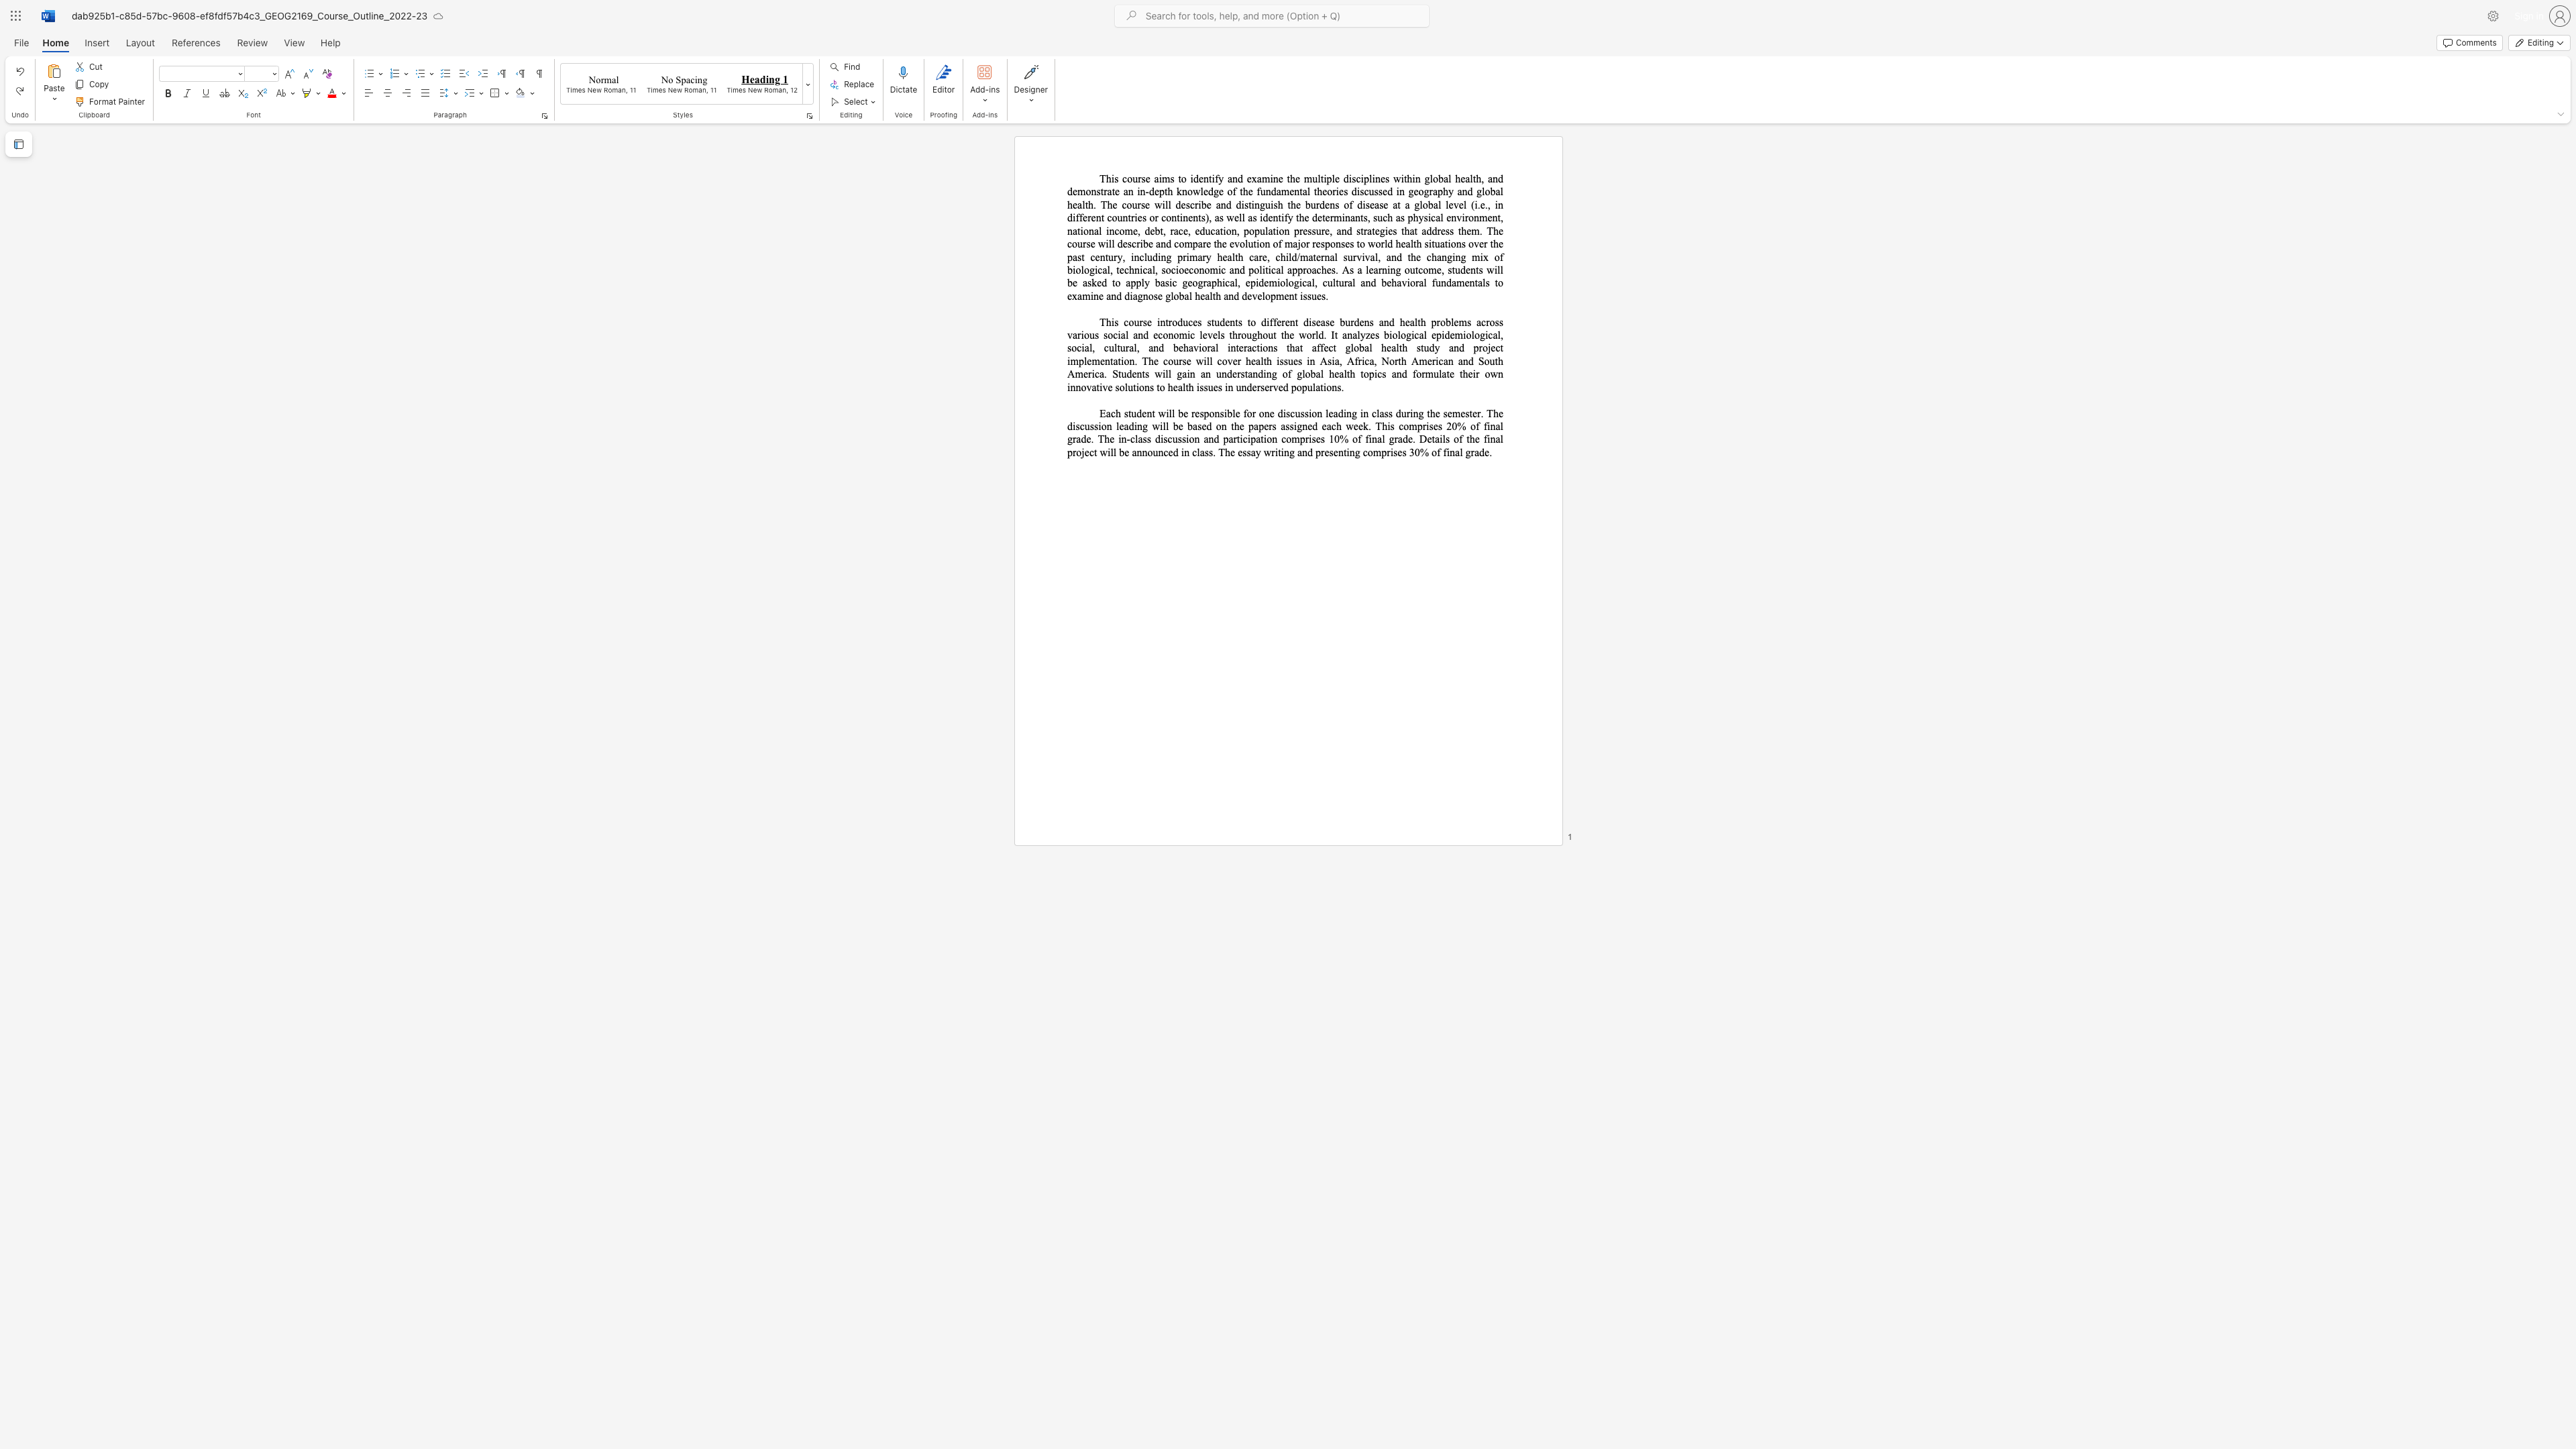  Describe the element at coordinates (1381, 270) in the screenshot. I see `the subset text "ning" within the text "As a learning"` at that location.